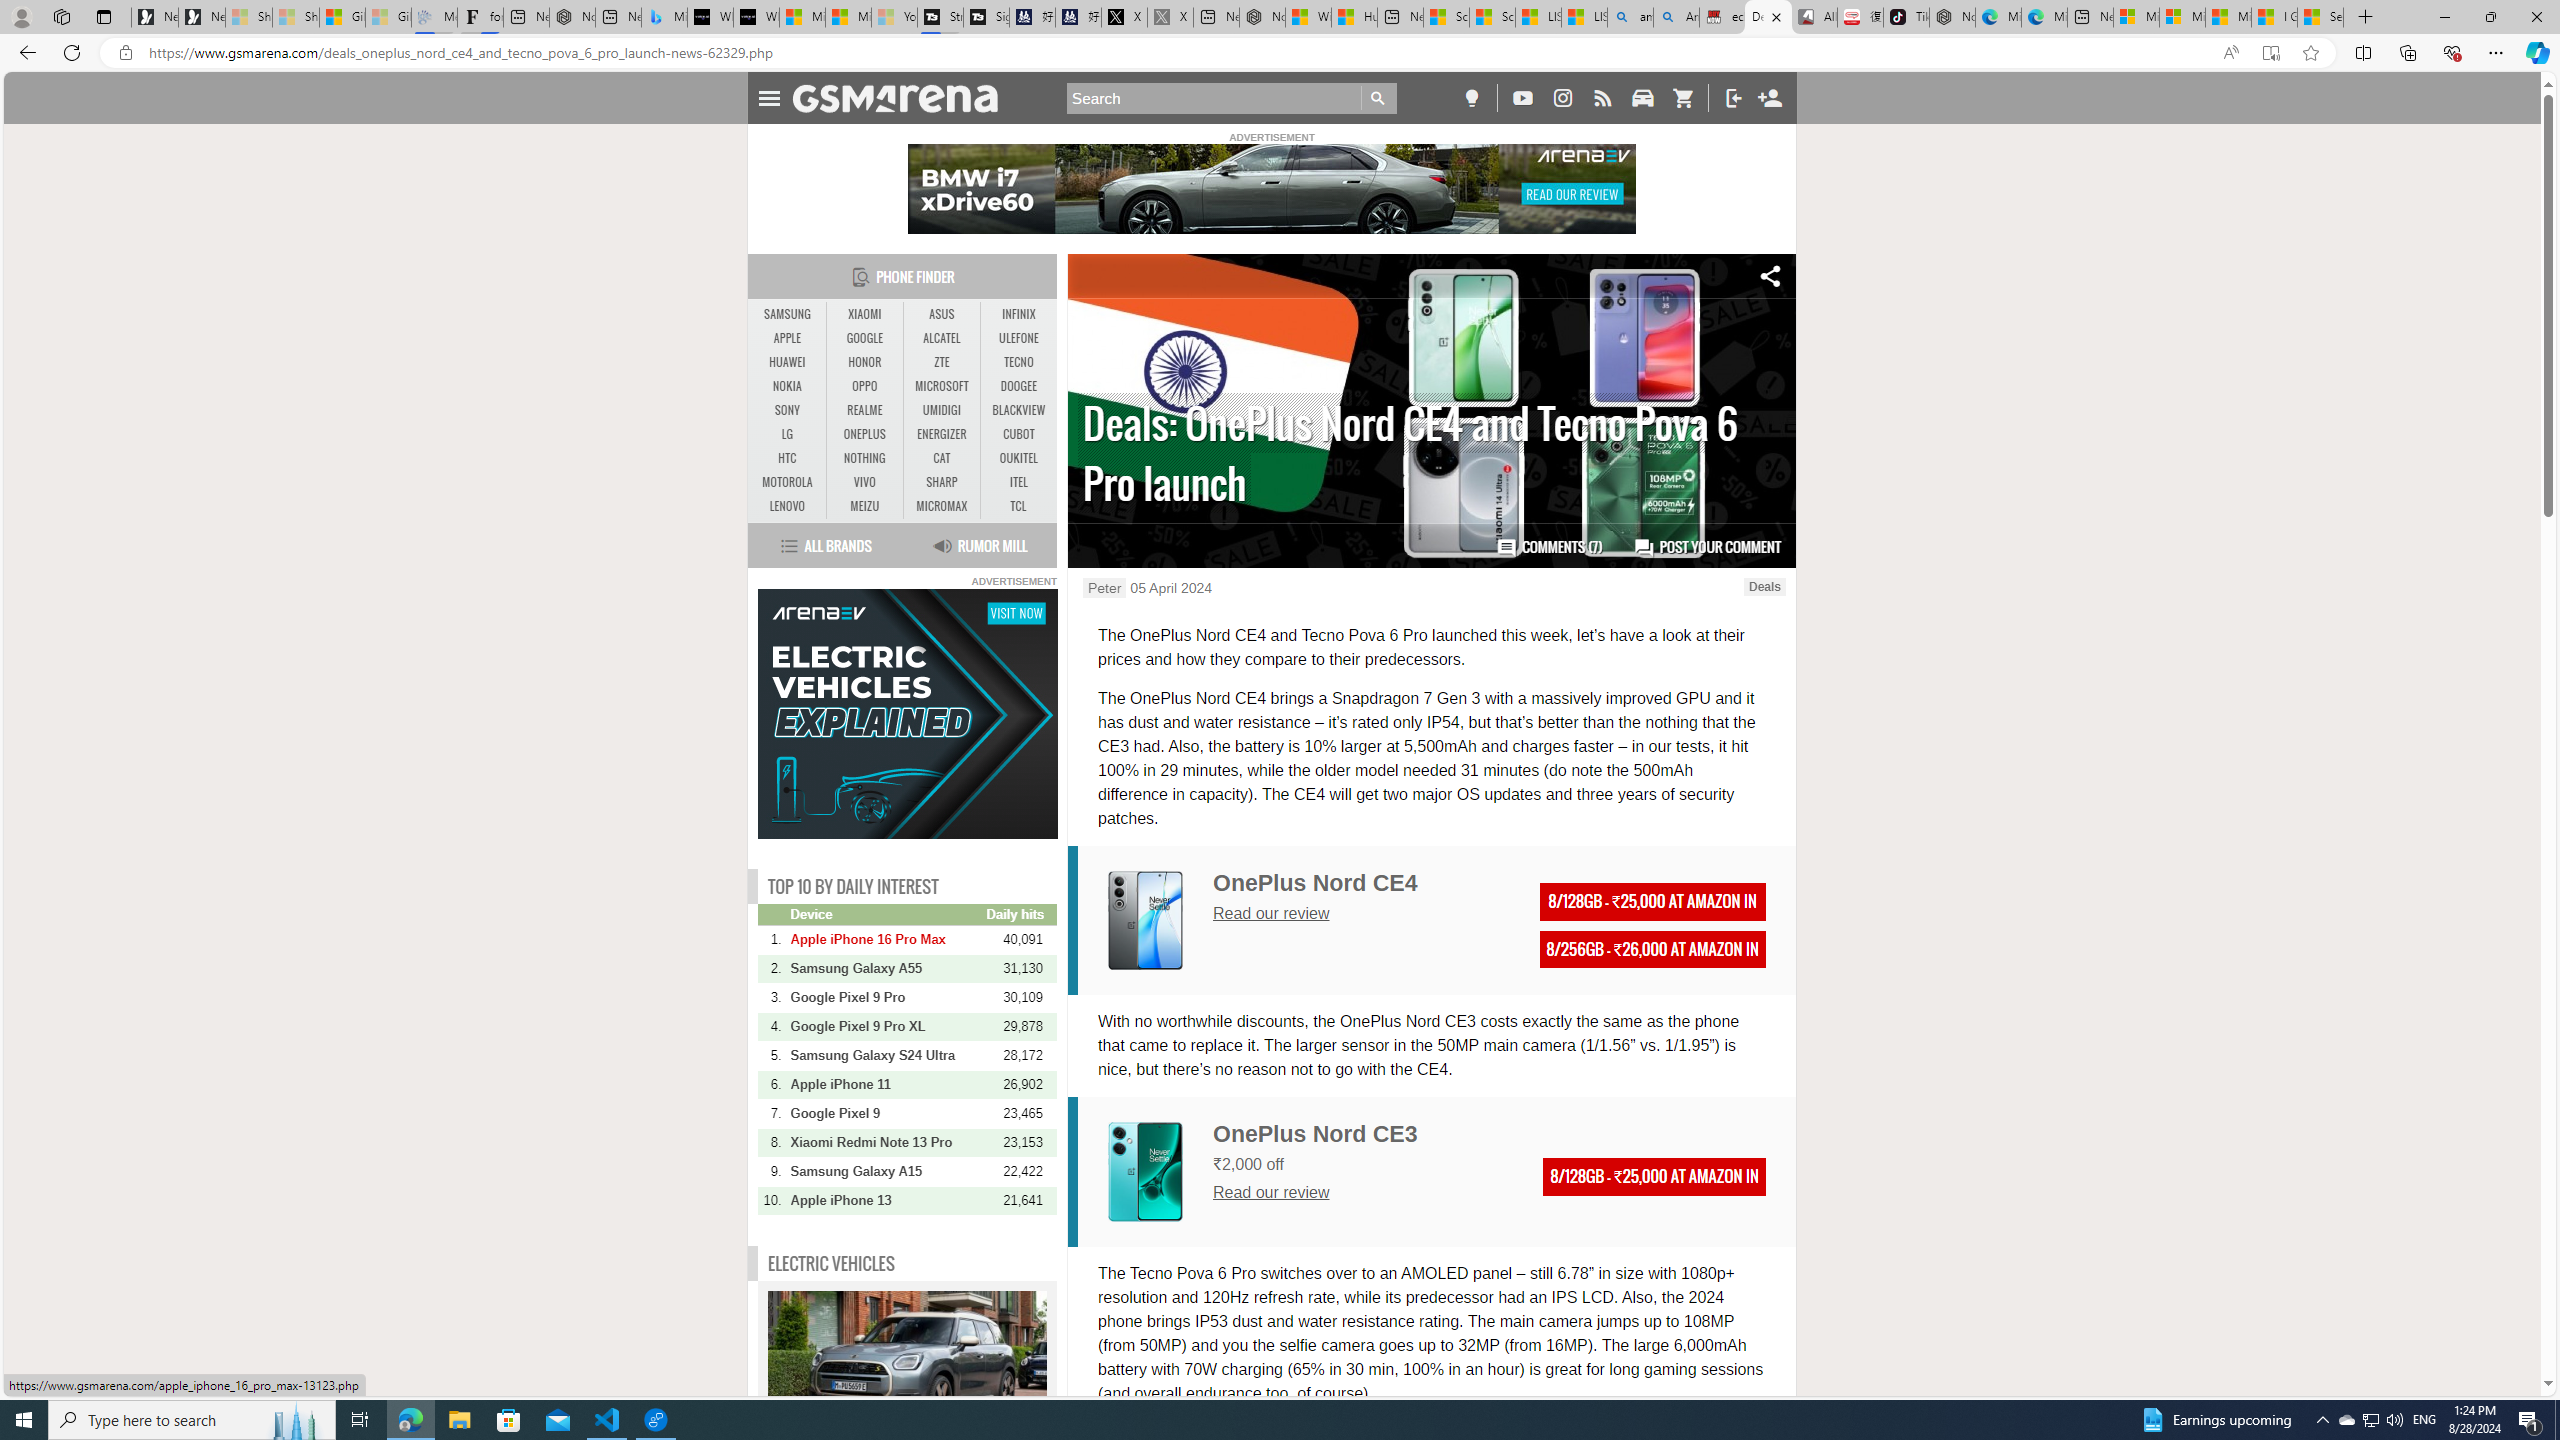 This screenshot has height=1440, width=2560. I want to click on 'LG', so click(787, 433).